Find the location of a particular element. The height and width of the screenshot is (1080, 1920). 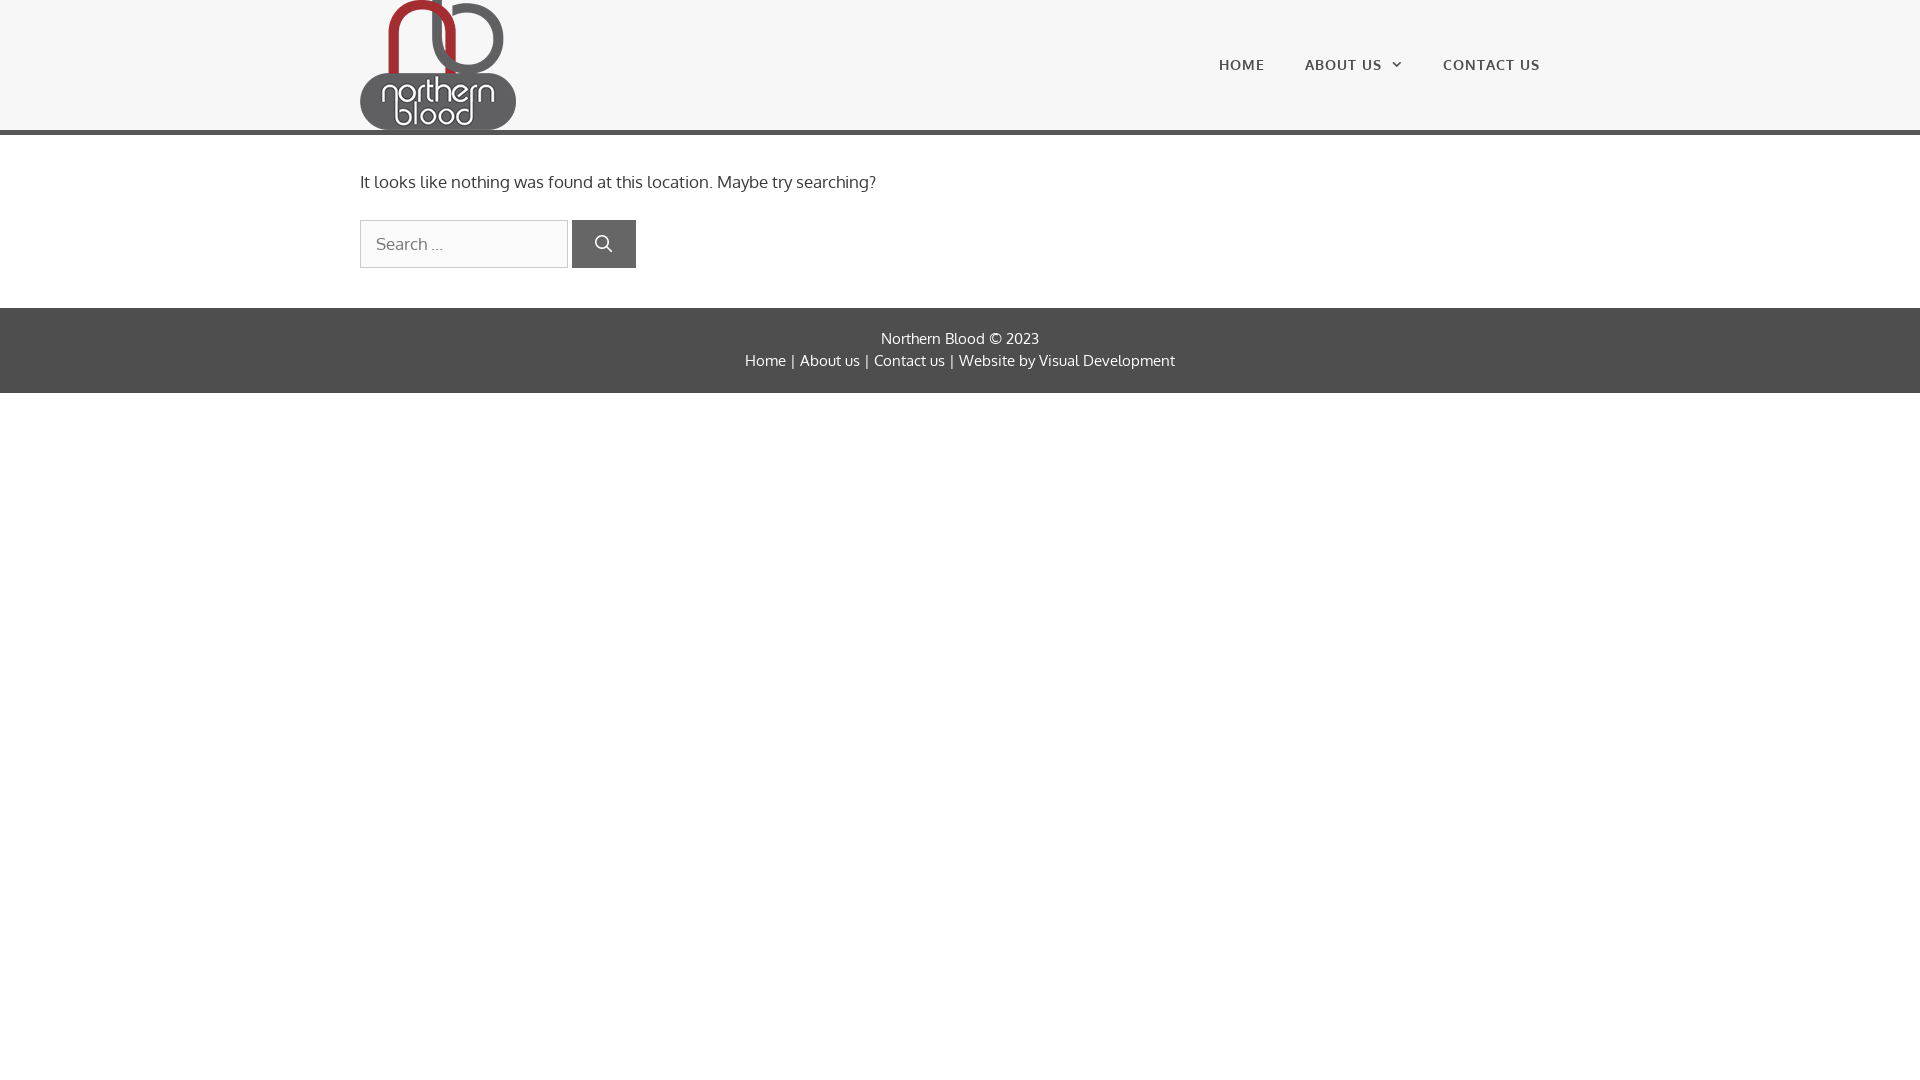

'About us' is located at coordinates (830, 360).